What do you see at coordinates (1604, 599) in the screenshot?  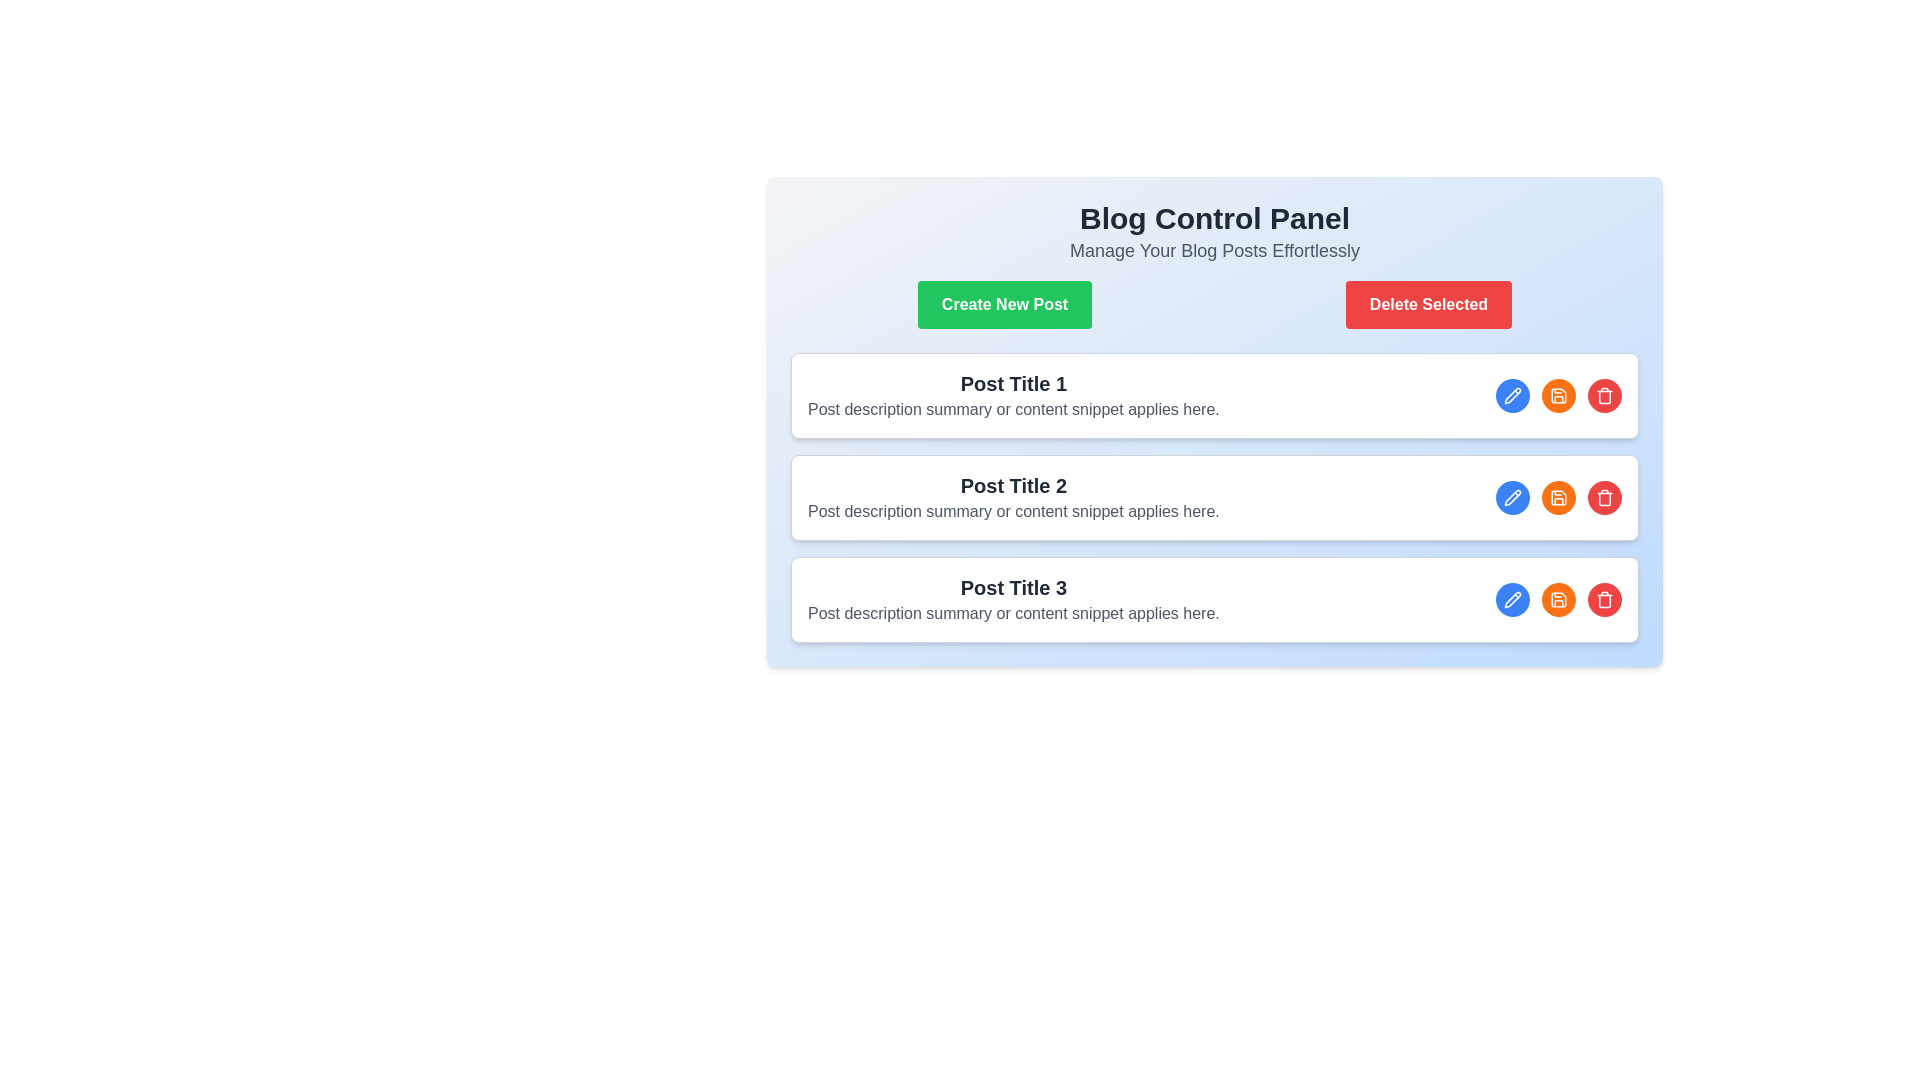 I see `the circular delete button, which is the rightmost button in the action group for the third blog post entry, to trigger visual feedback` at bounding box center [1604, 599].